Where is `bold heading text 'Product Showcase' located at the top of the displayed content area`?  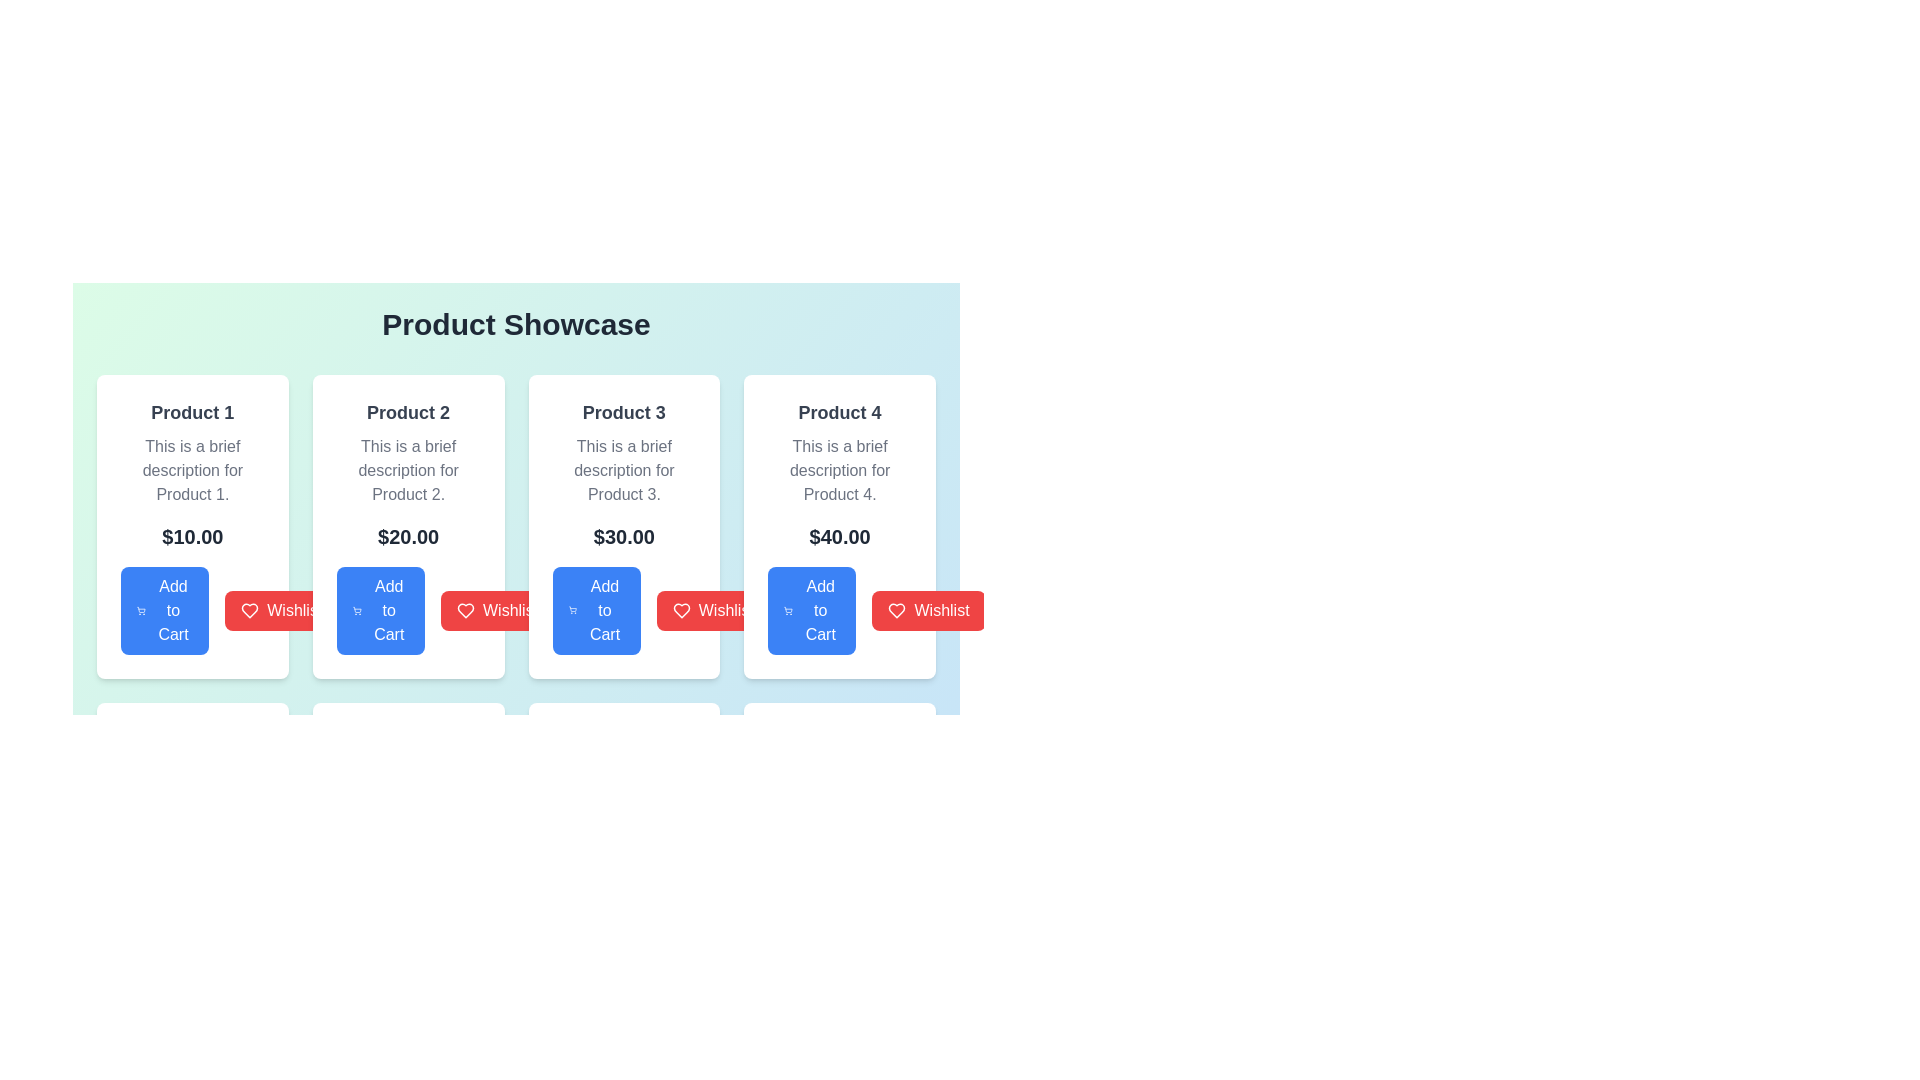
bold heading text 'Product Showcase' located at the top of the displayed content area is located at coordinates (516, 323).